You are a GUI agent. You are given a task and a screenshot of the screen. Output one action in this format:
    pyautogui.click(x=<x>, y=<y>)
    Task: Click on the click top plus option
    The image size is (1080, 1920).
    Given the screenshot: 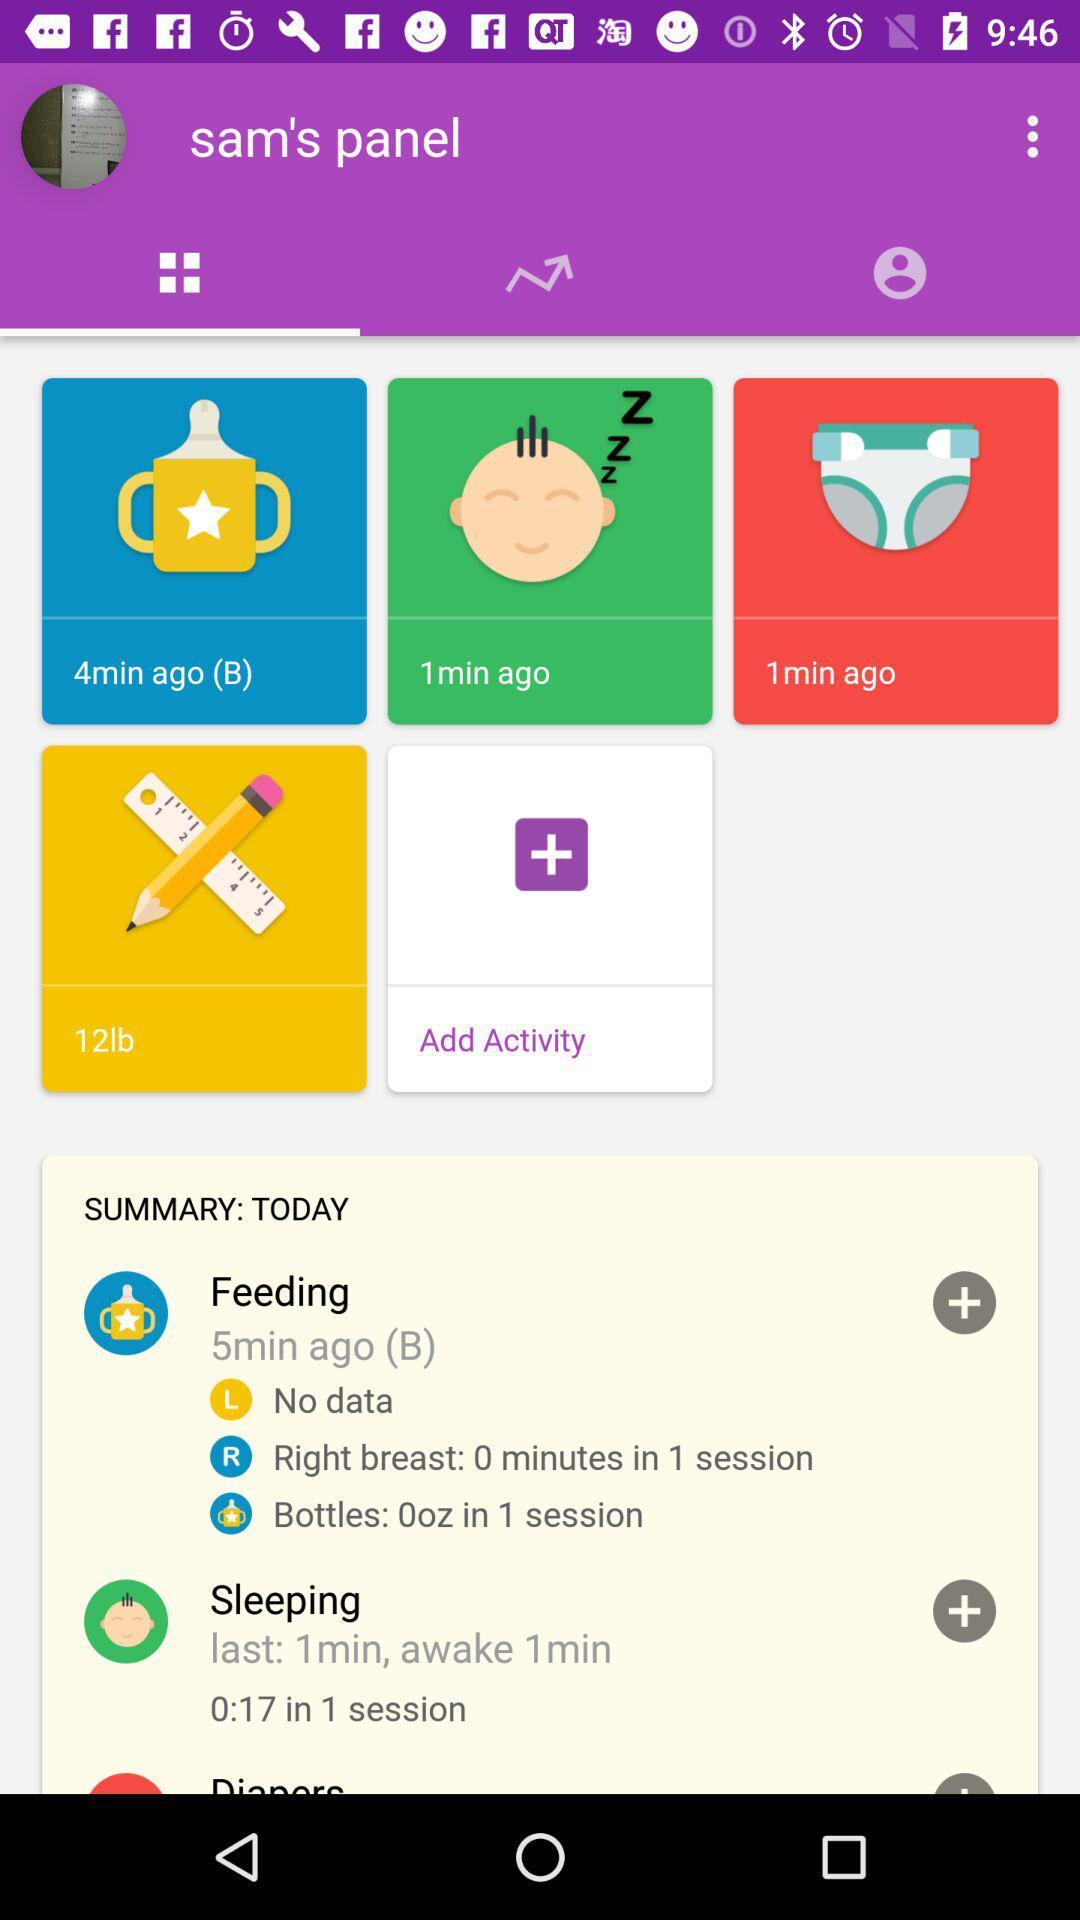 What is the action you would take?
    pyautogui.click(x=963, y=1302)
    